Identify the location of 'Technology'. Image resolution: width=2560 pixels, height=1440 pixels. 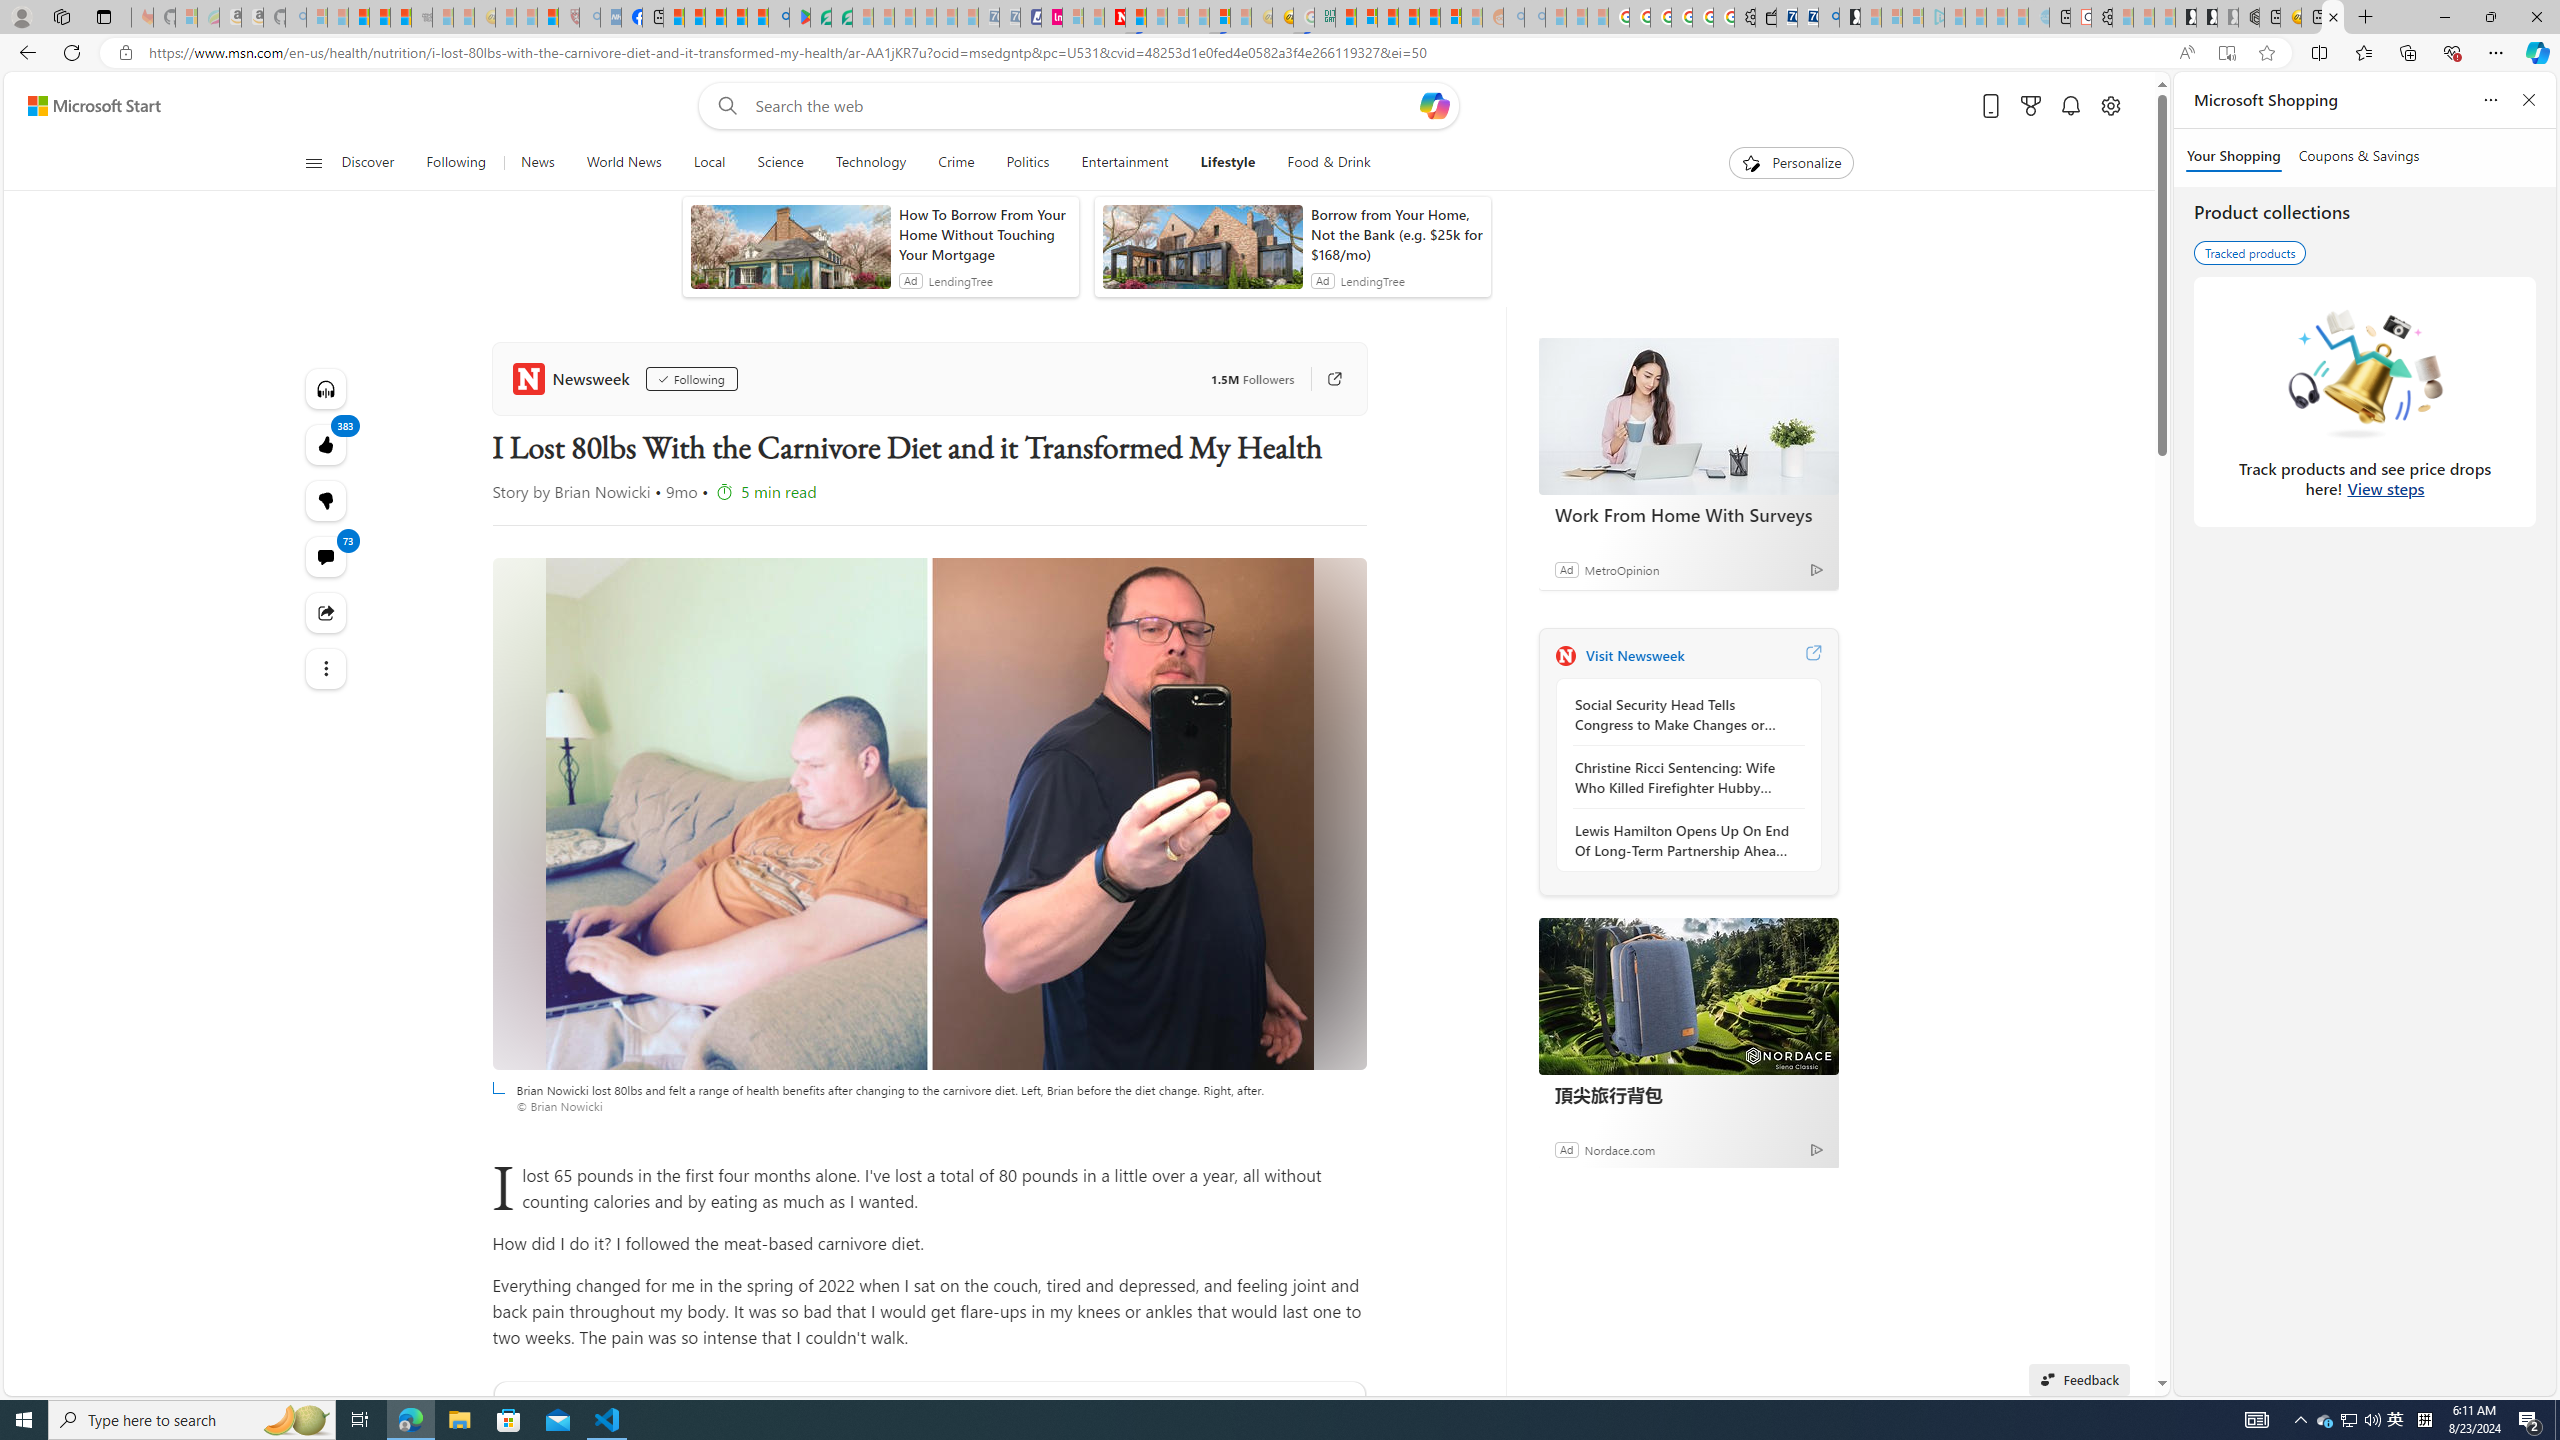
(871, 162).